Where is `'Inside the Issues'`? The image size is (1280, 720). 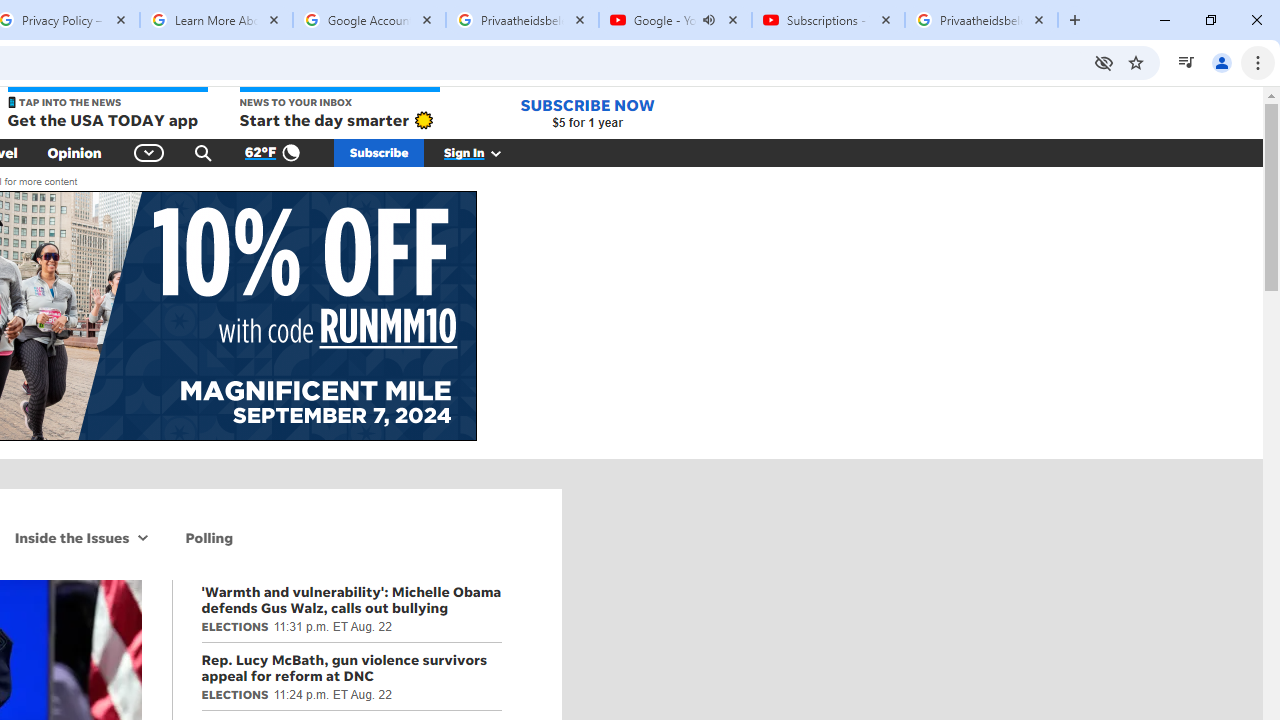 'Inside the Issues' is located at coordinates (69, 536).